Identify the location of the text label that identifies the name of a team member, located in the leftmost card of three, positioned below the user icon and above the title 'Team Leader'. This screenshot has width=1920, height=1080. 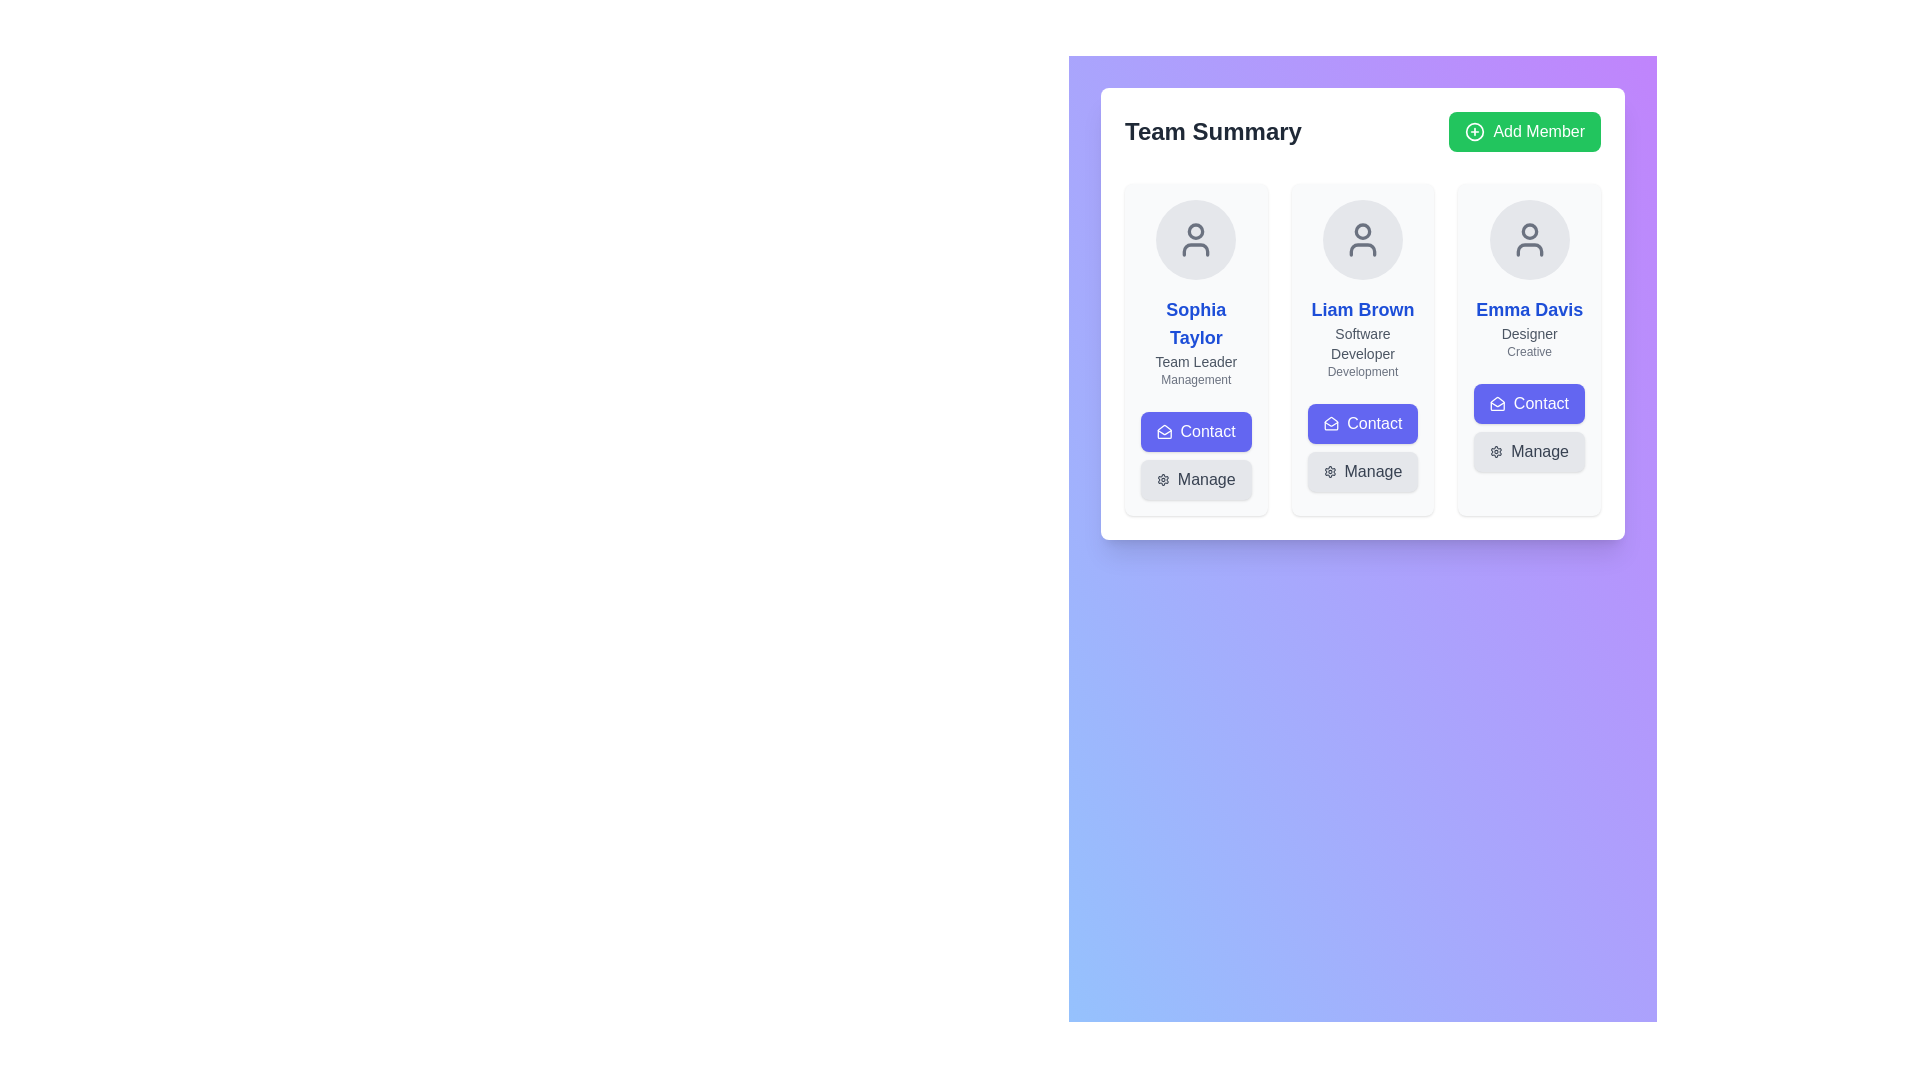
(1196, 323).